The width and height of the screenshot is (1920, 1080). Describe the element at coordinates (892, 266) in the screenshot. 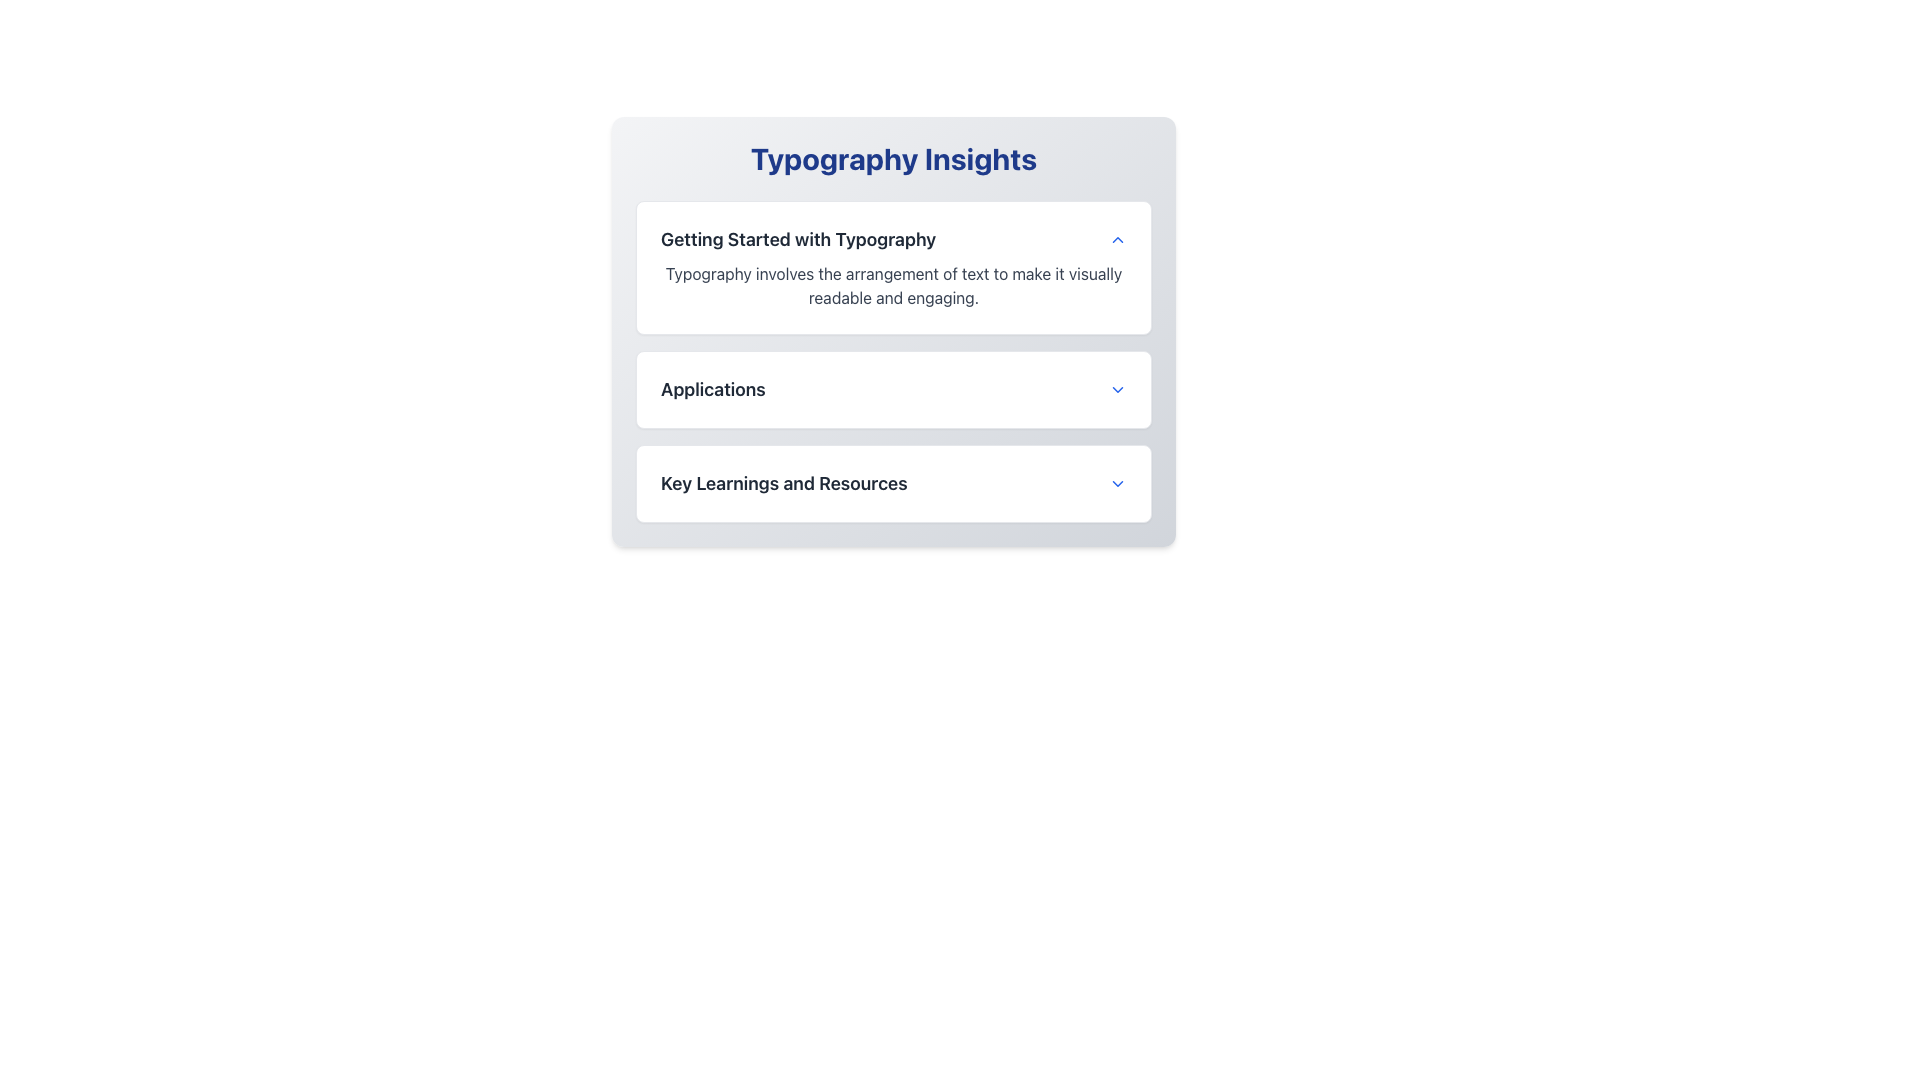

I see `text content of the first collapsible section header under the 'Typography Insights' group, which provides an overview of typography's arrangement and importance for visual readability` at that location.